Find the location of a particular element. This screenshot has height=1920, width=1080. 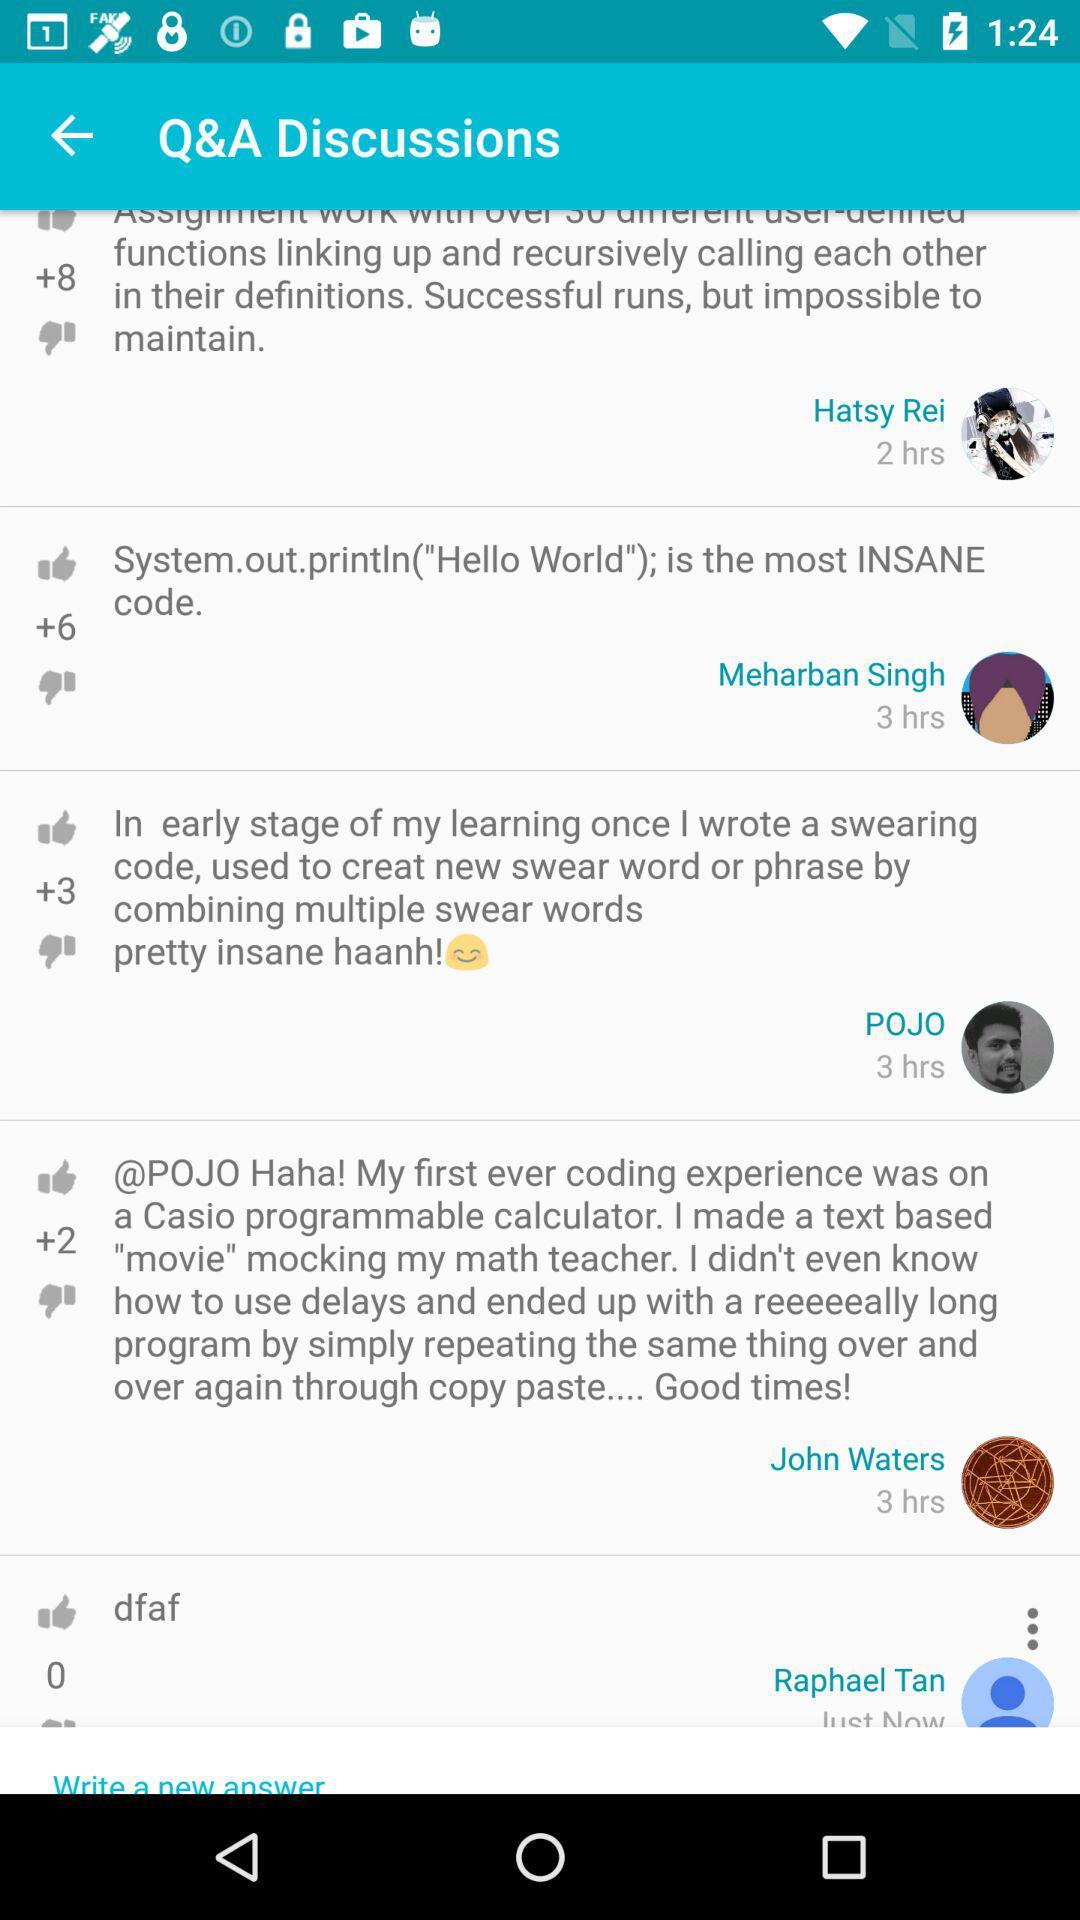

click the unlike is located at coordinates (55, 950).